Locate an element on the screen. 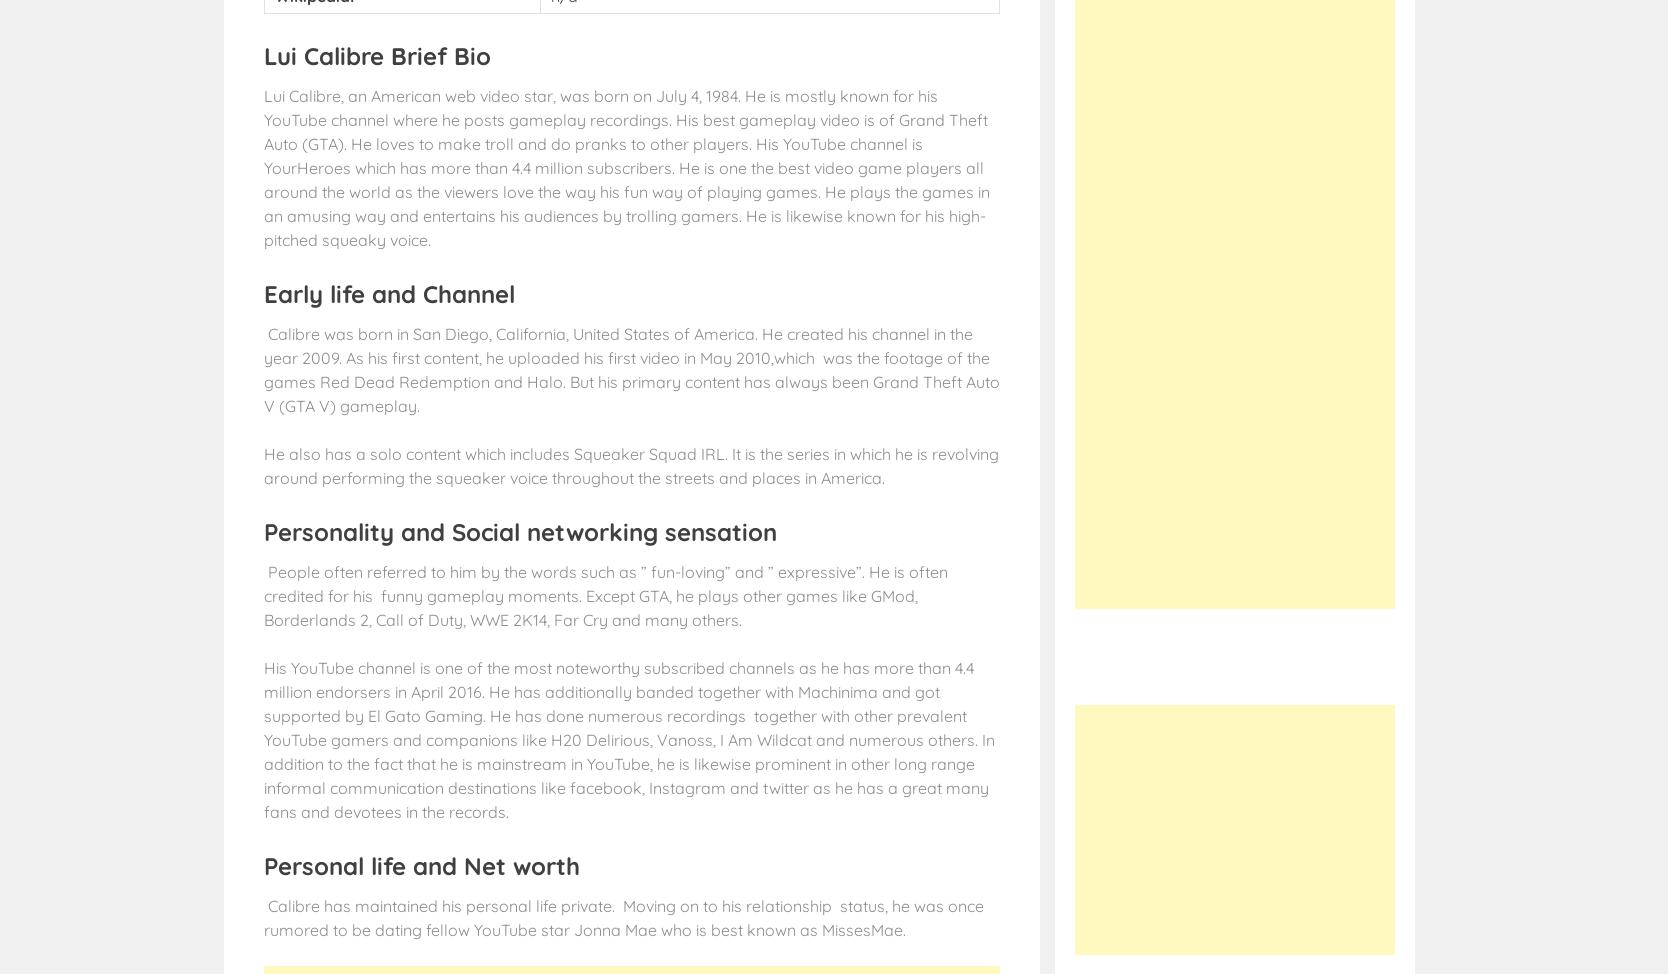  'Personality and Social networking sensation' is located at coordinates (519, 531).